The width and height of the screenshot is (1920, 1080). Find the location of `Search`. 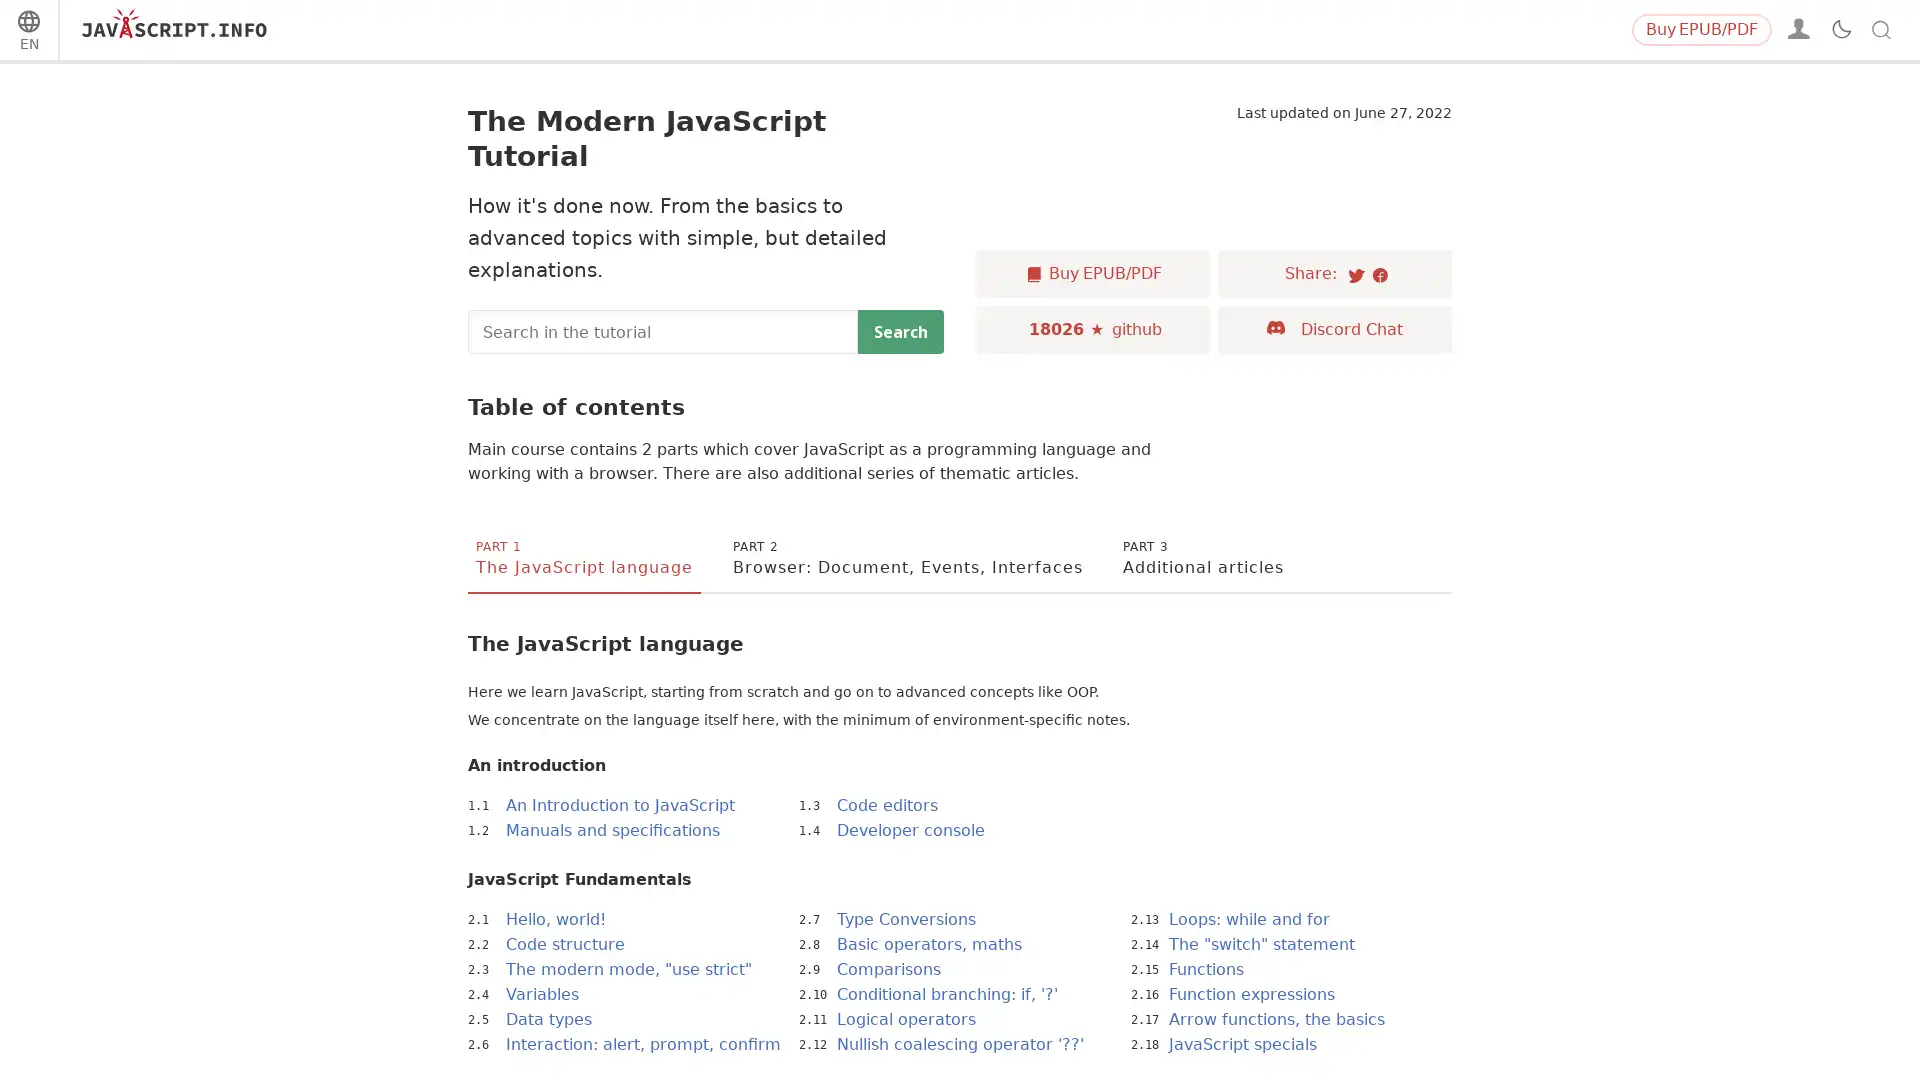

Search is located at coordinates (1849, 30).